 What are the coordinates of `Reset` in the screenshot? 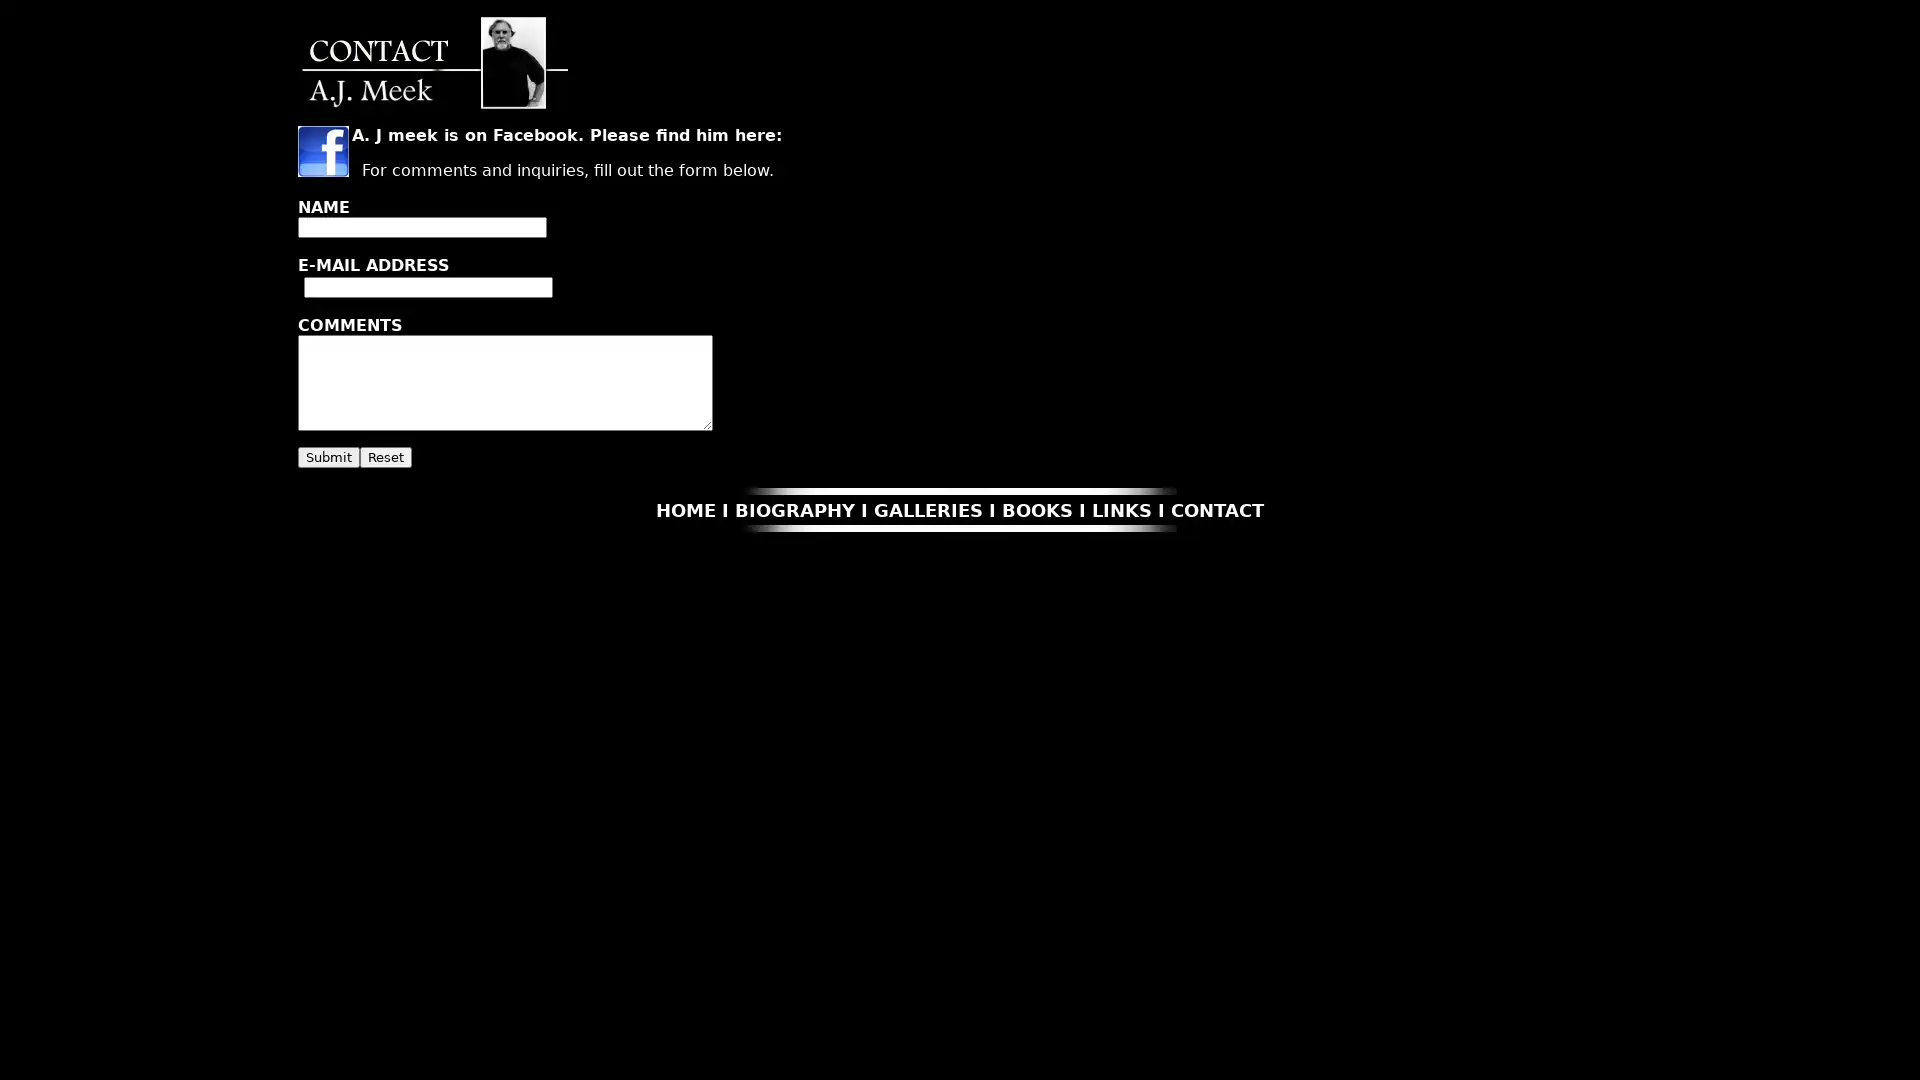 It's located at (384, 457).